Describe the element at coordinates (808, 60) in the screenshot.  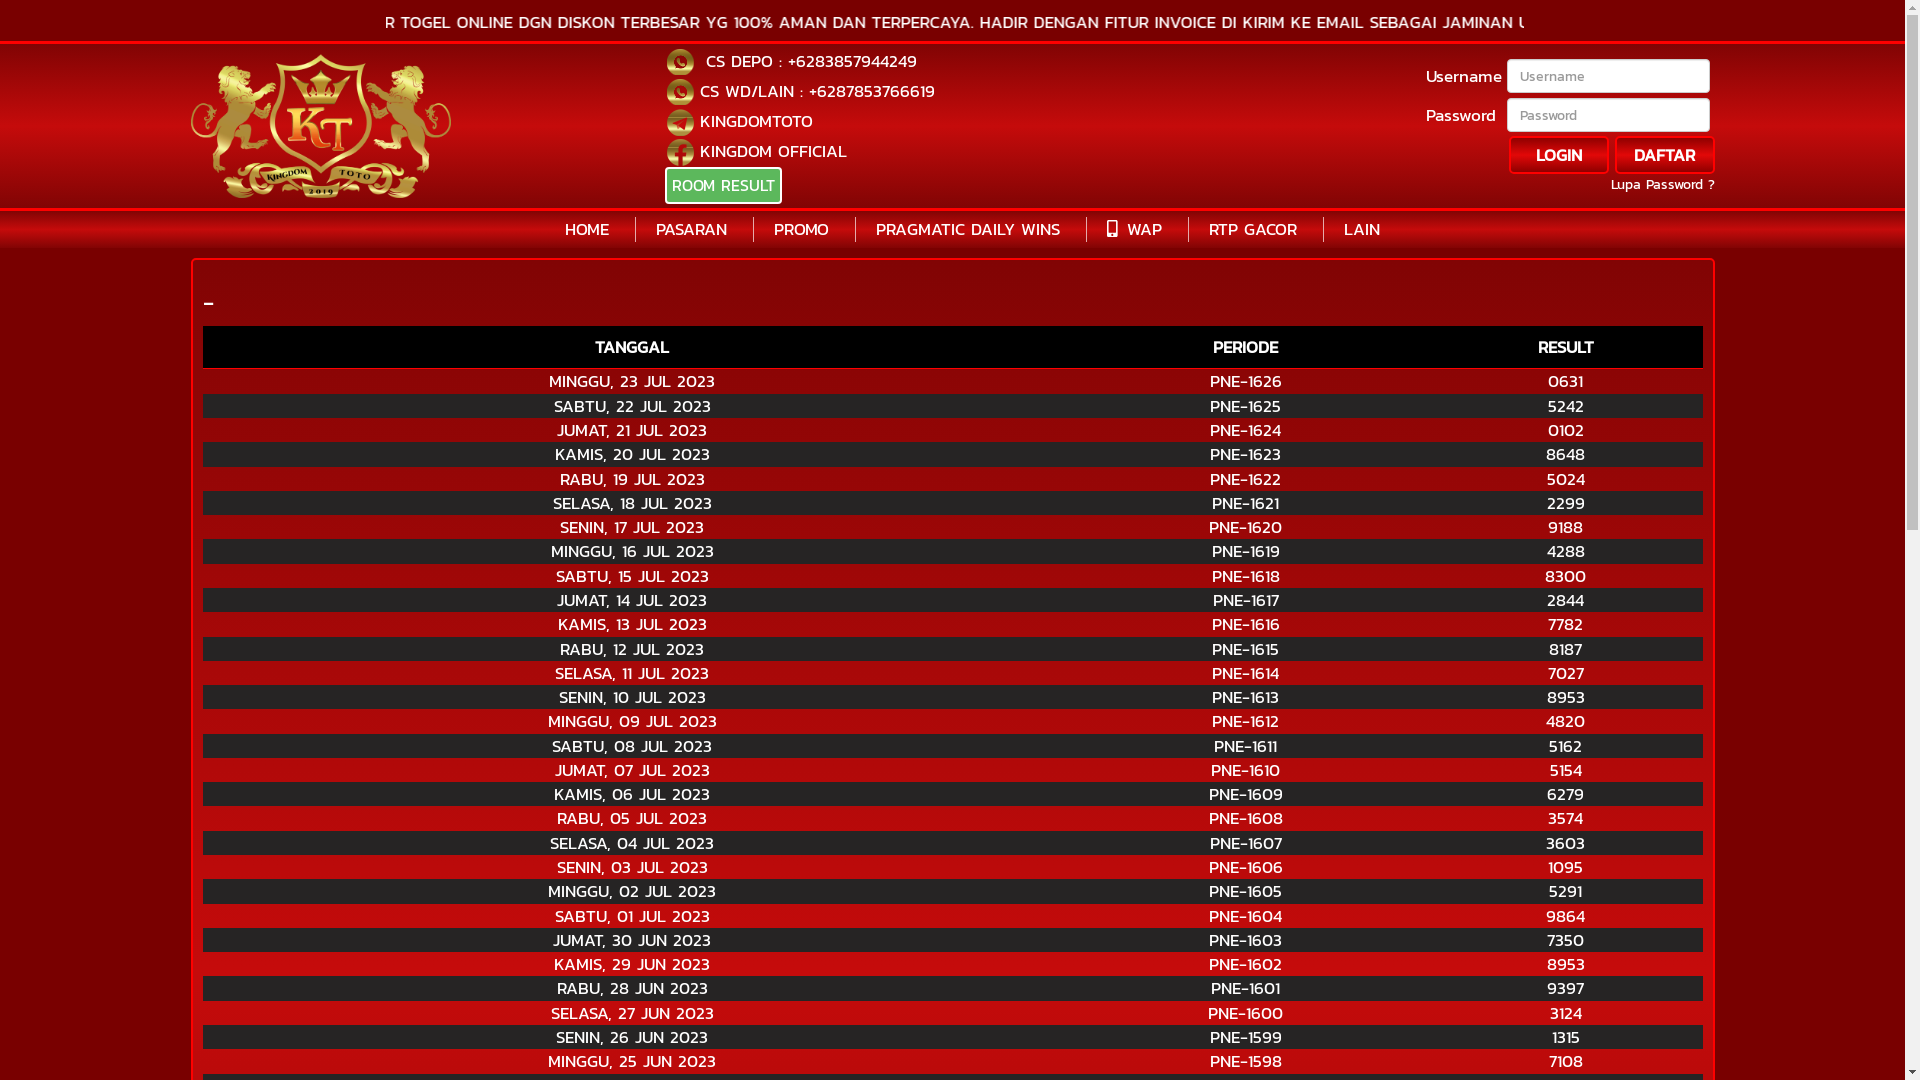
I see `'CS DEPO : +6283857944249'` at that location.